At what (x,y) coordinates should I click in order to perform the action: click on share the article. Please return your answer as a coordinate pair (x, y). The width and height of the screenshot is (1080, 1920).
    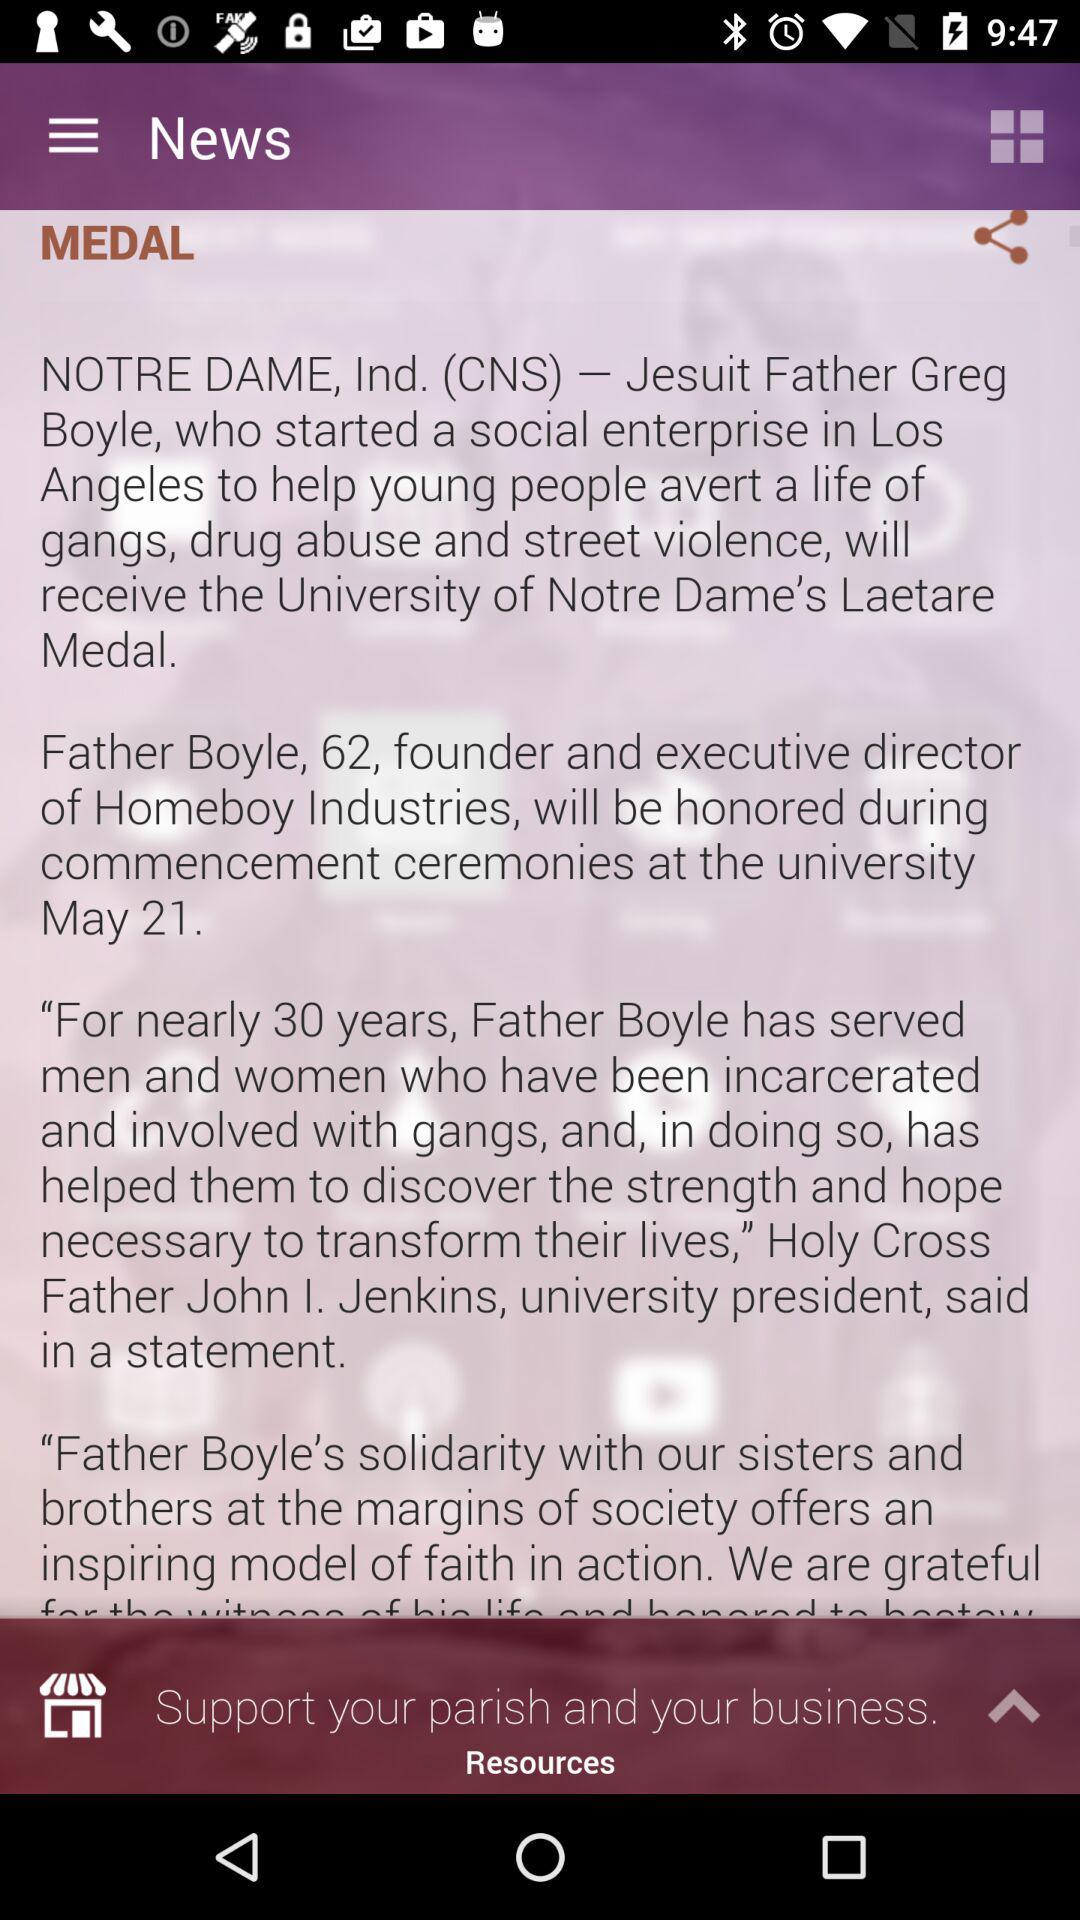
    Looking at the image, I should click on (976, 241).